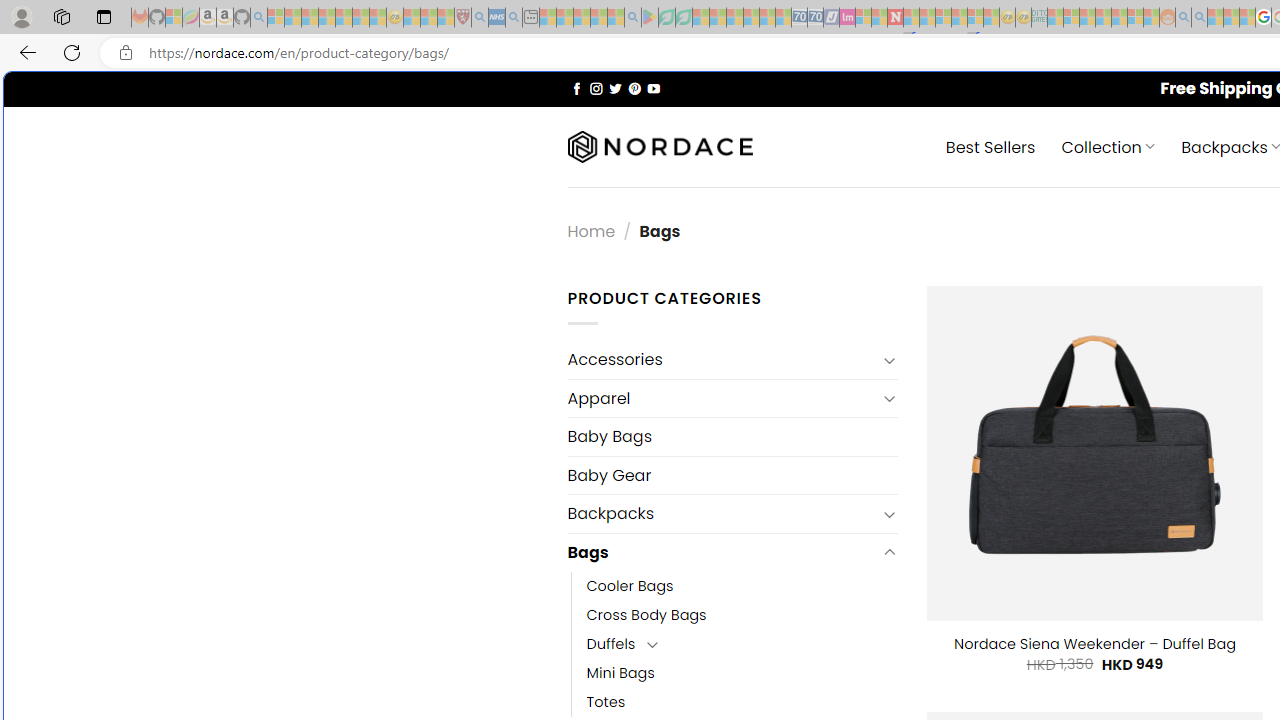  What do you see at coordinates (619, 673) in the screenshot?
I see `'Mini Bags'` at bounding box center [619, 673].